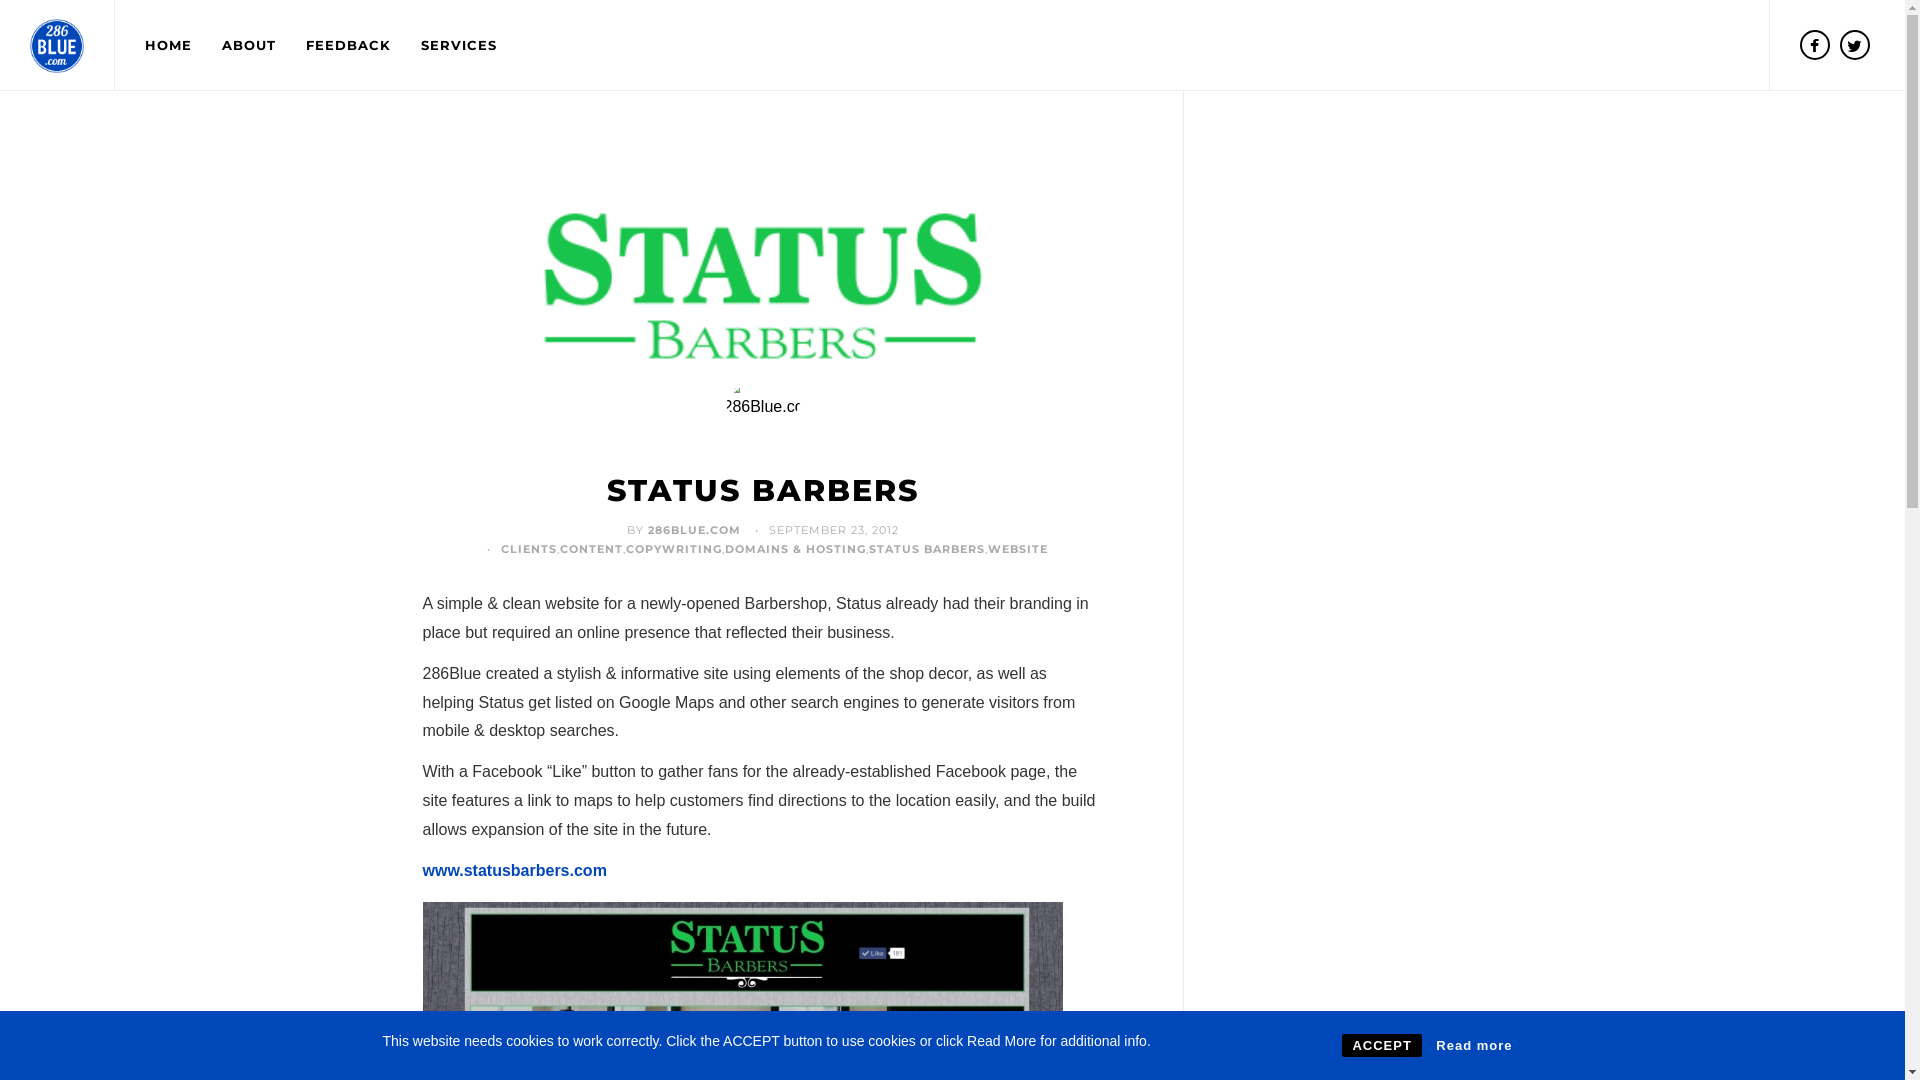 The height and width of the screenshot is (1080, 1920). What do you see at coordinates (925, 548) in the screenshot?
I see `'STATUS BARBERS'` at bounding box center [925, 548].